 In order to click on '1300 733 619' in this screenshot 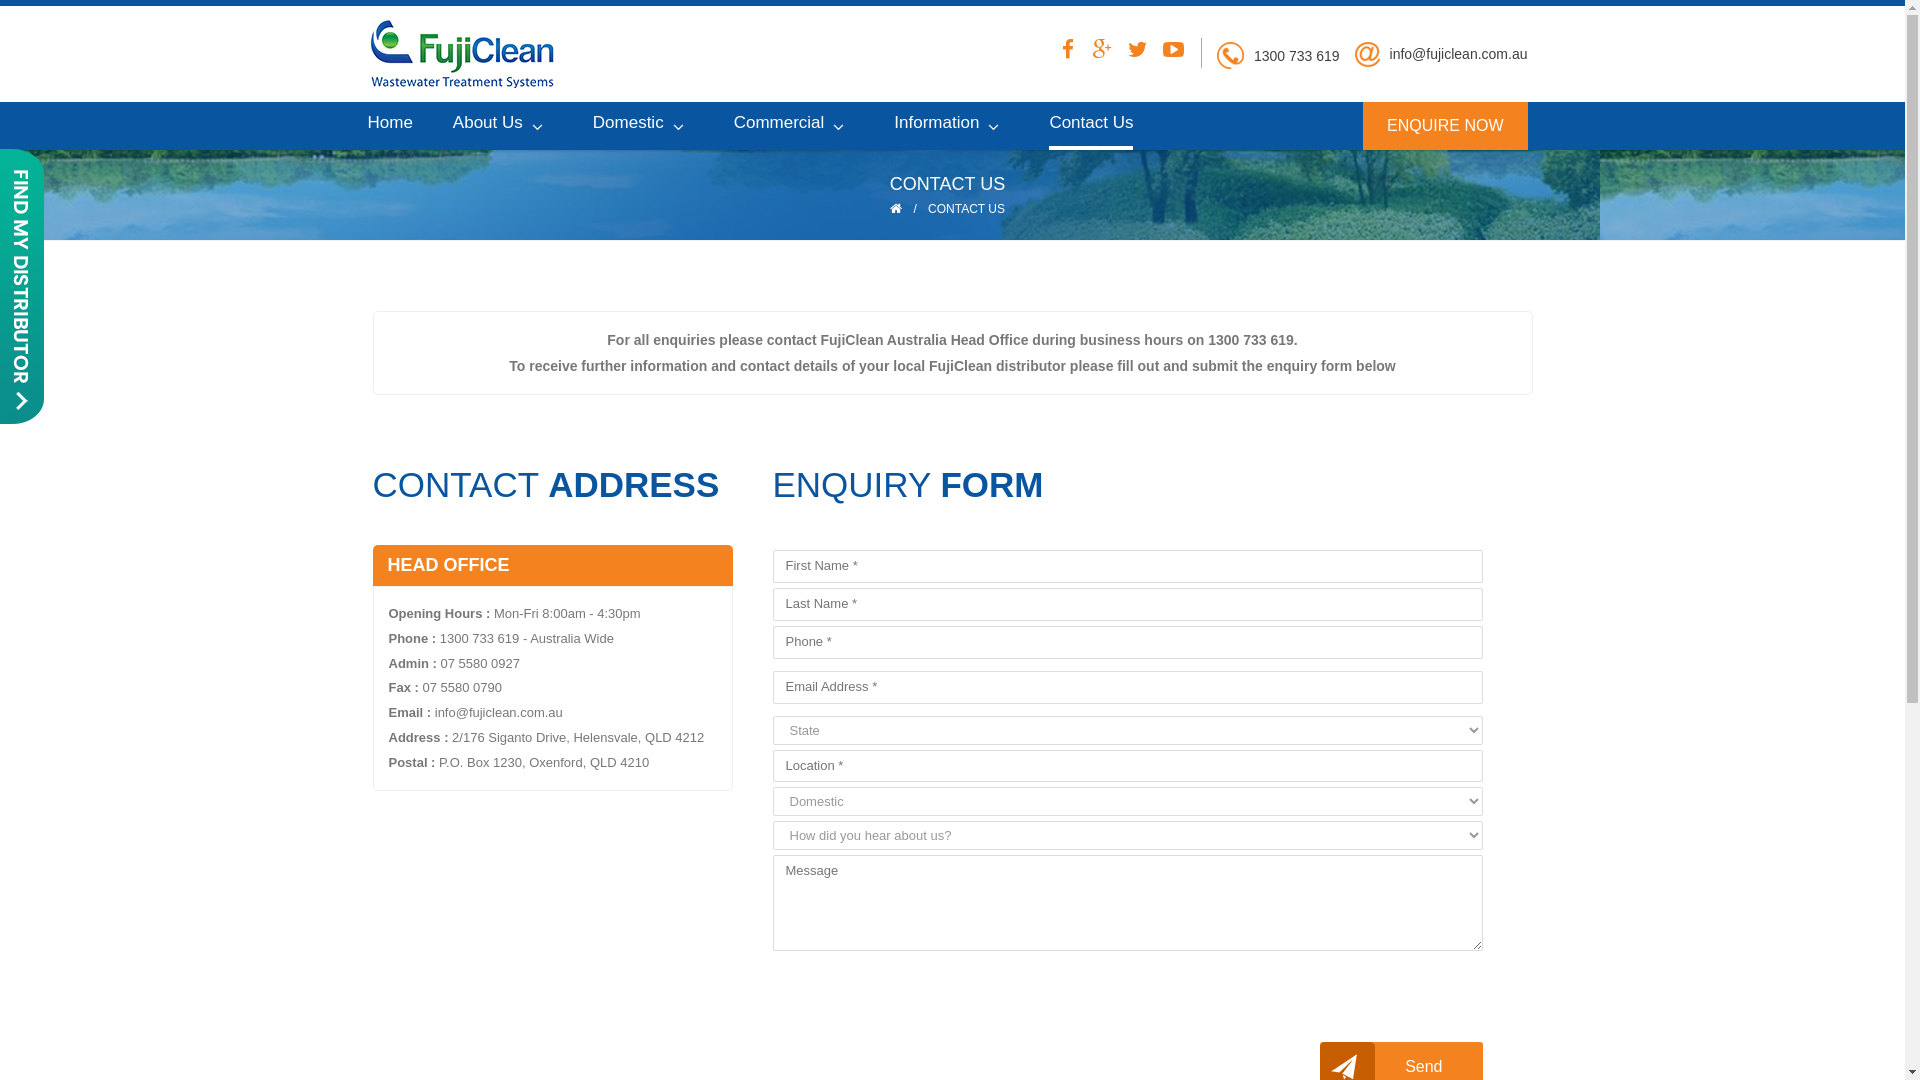, I will do `click(1296, 55)`.